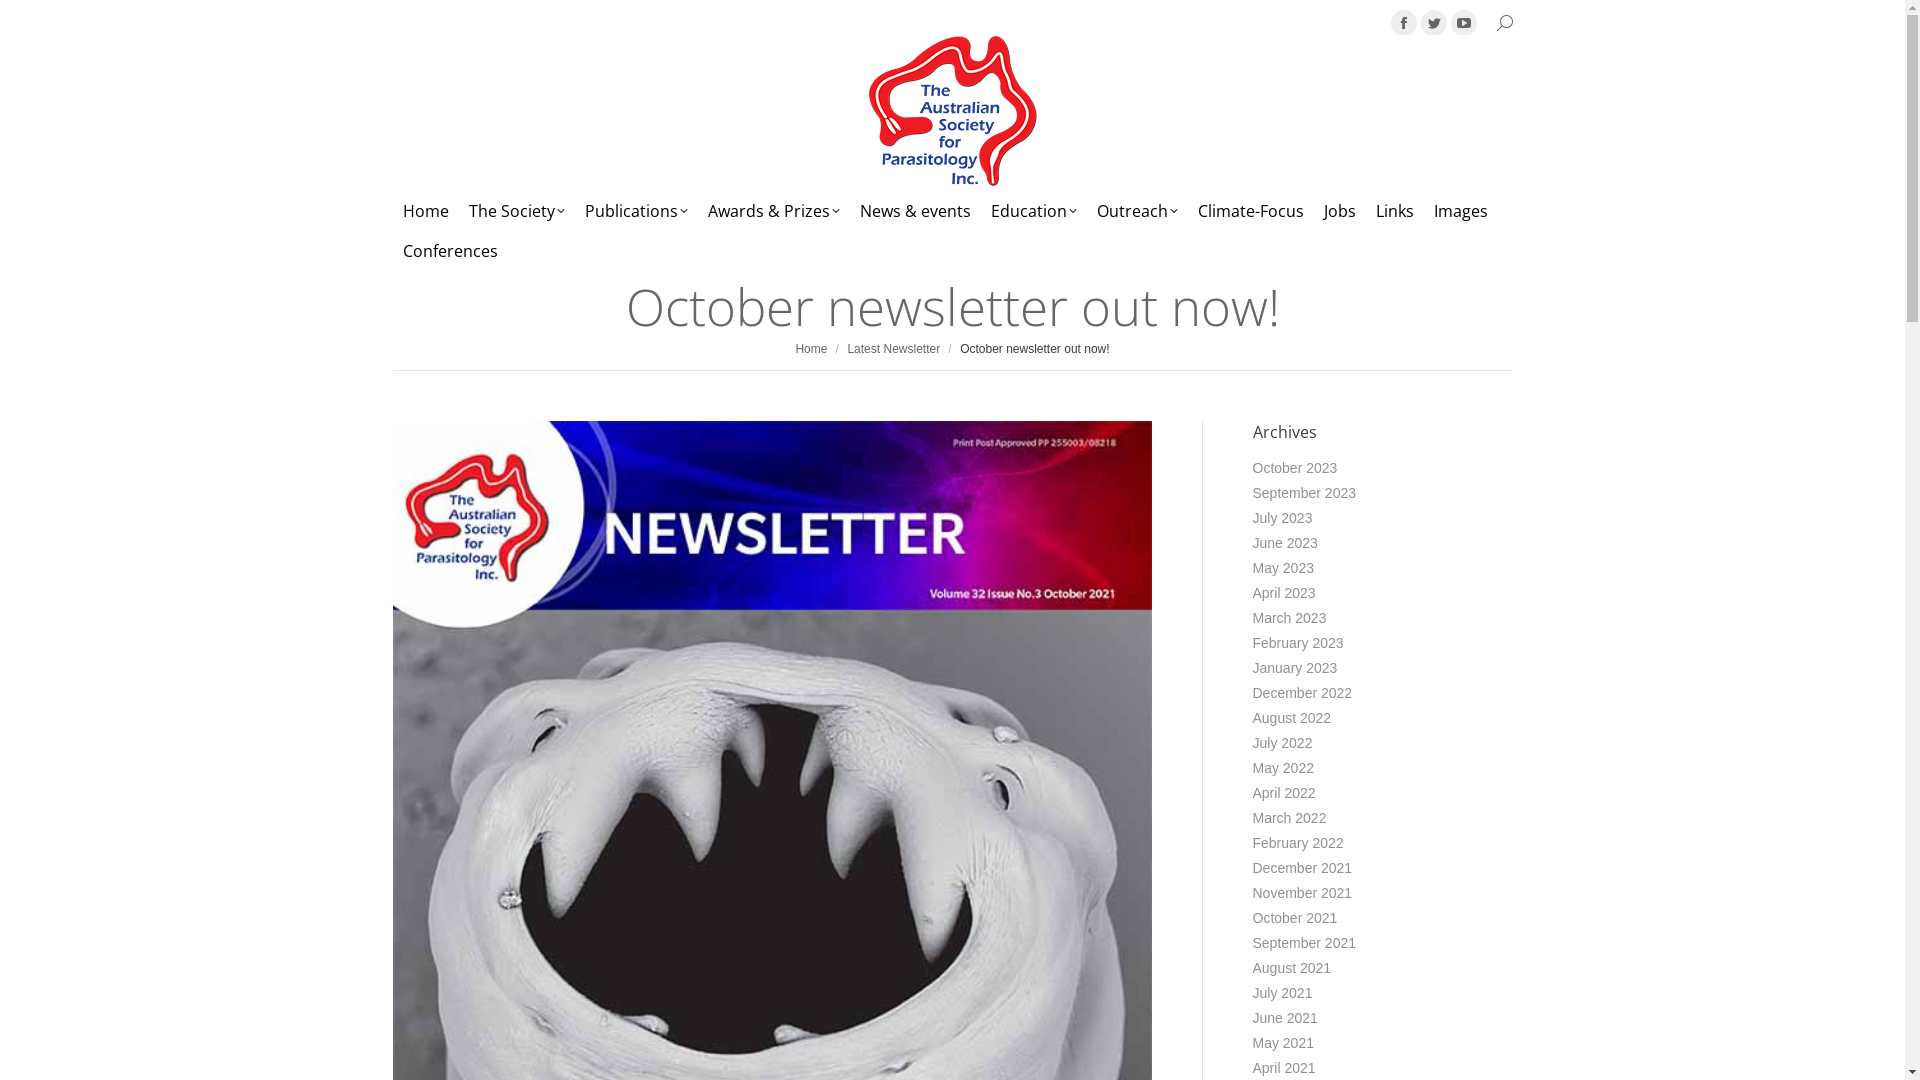 The width and height of the screenshot is (1920, 1080). What do you see at coordinates (1251, 493) in the screenshot?
I see `'September 2023'` at bounding box center [1251, 493].